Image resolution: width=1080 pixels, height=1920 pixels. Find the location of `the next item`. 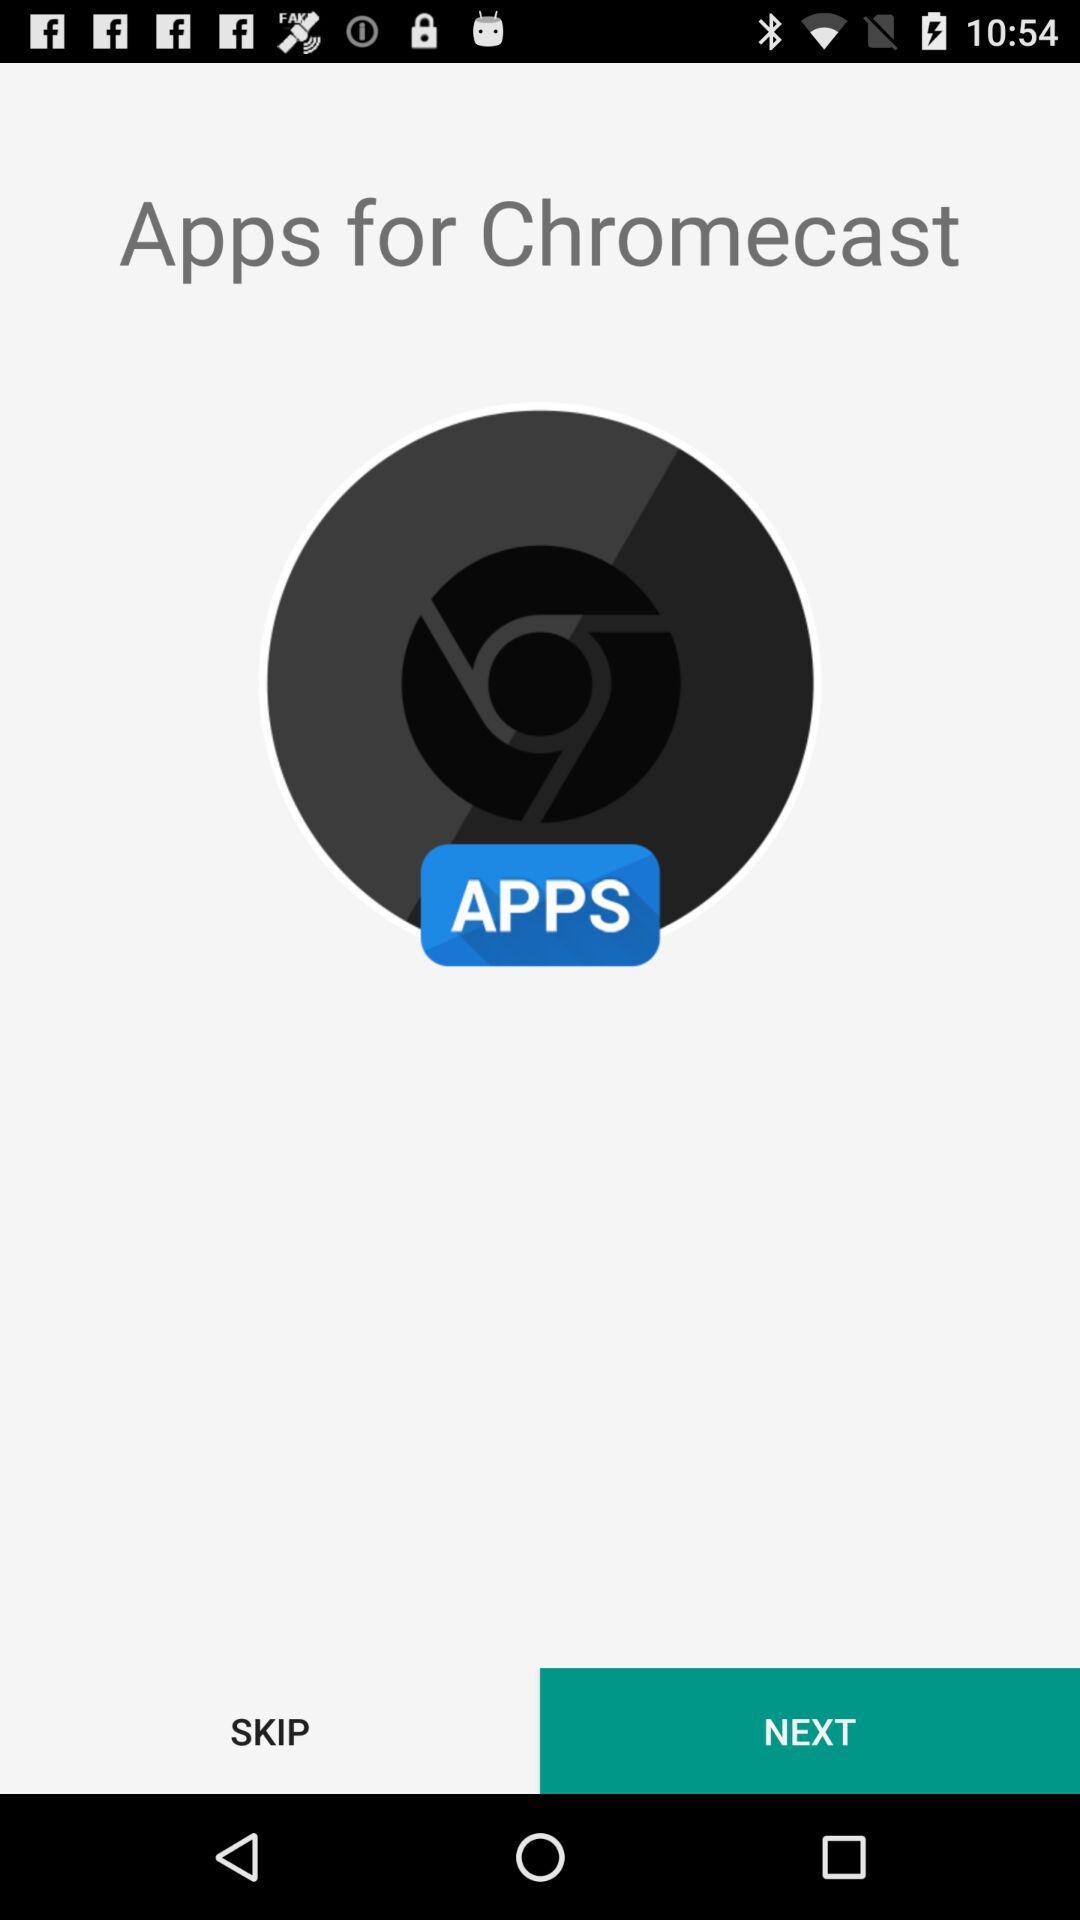

the next item is located at coordinates (810, 1730).